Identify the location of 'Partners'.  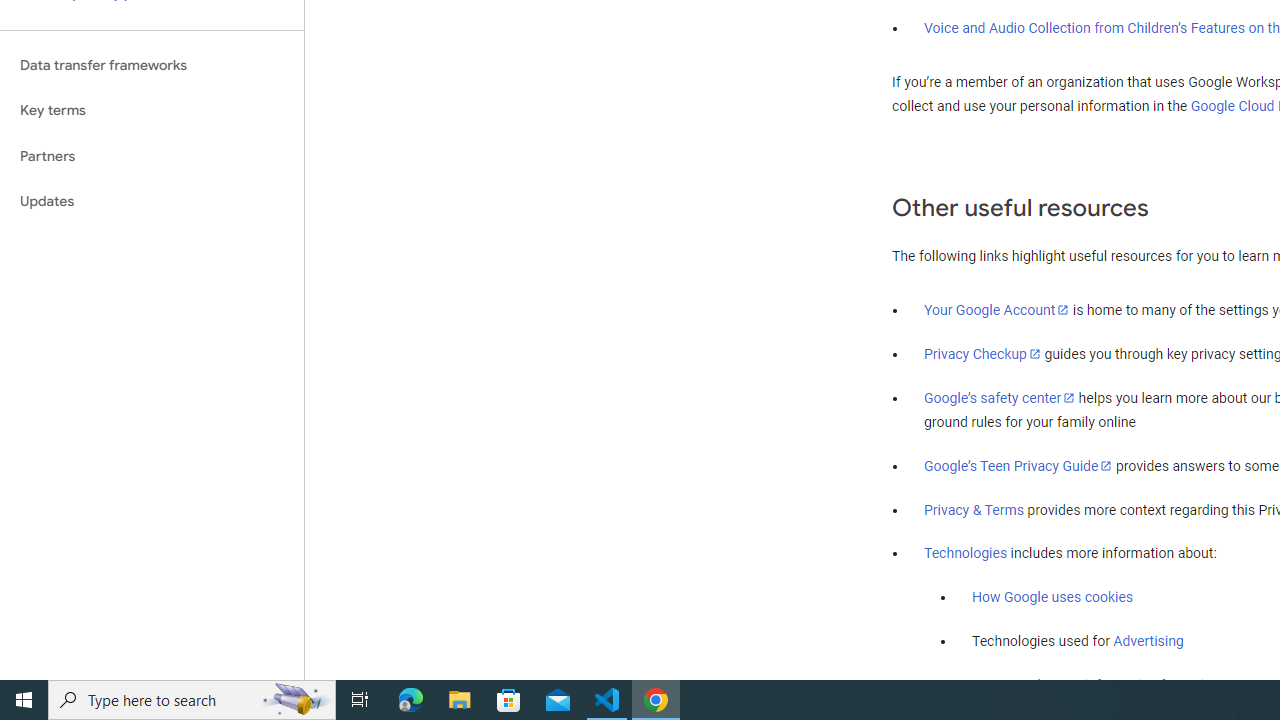
(151, 155).